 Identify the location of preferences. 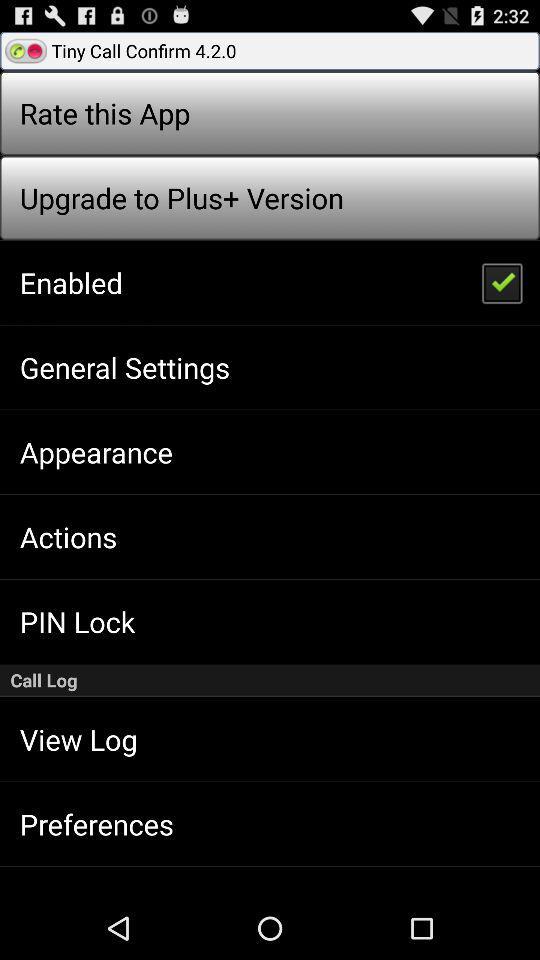
(95, 824).